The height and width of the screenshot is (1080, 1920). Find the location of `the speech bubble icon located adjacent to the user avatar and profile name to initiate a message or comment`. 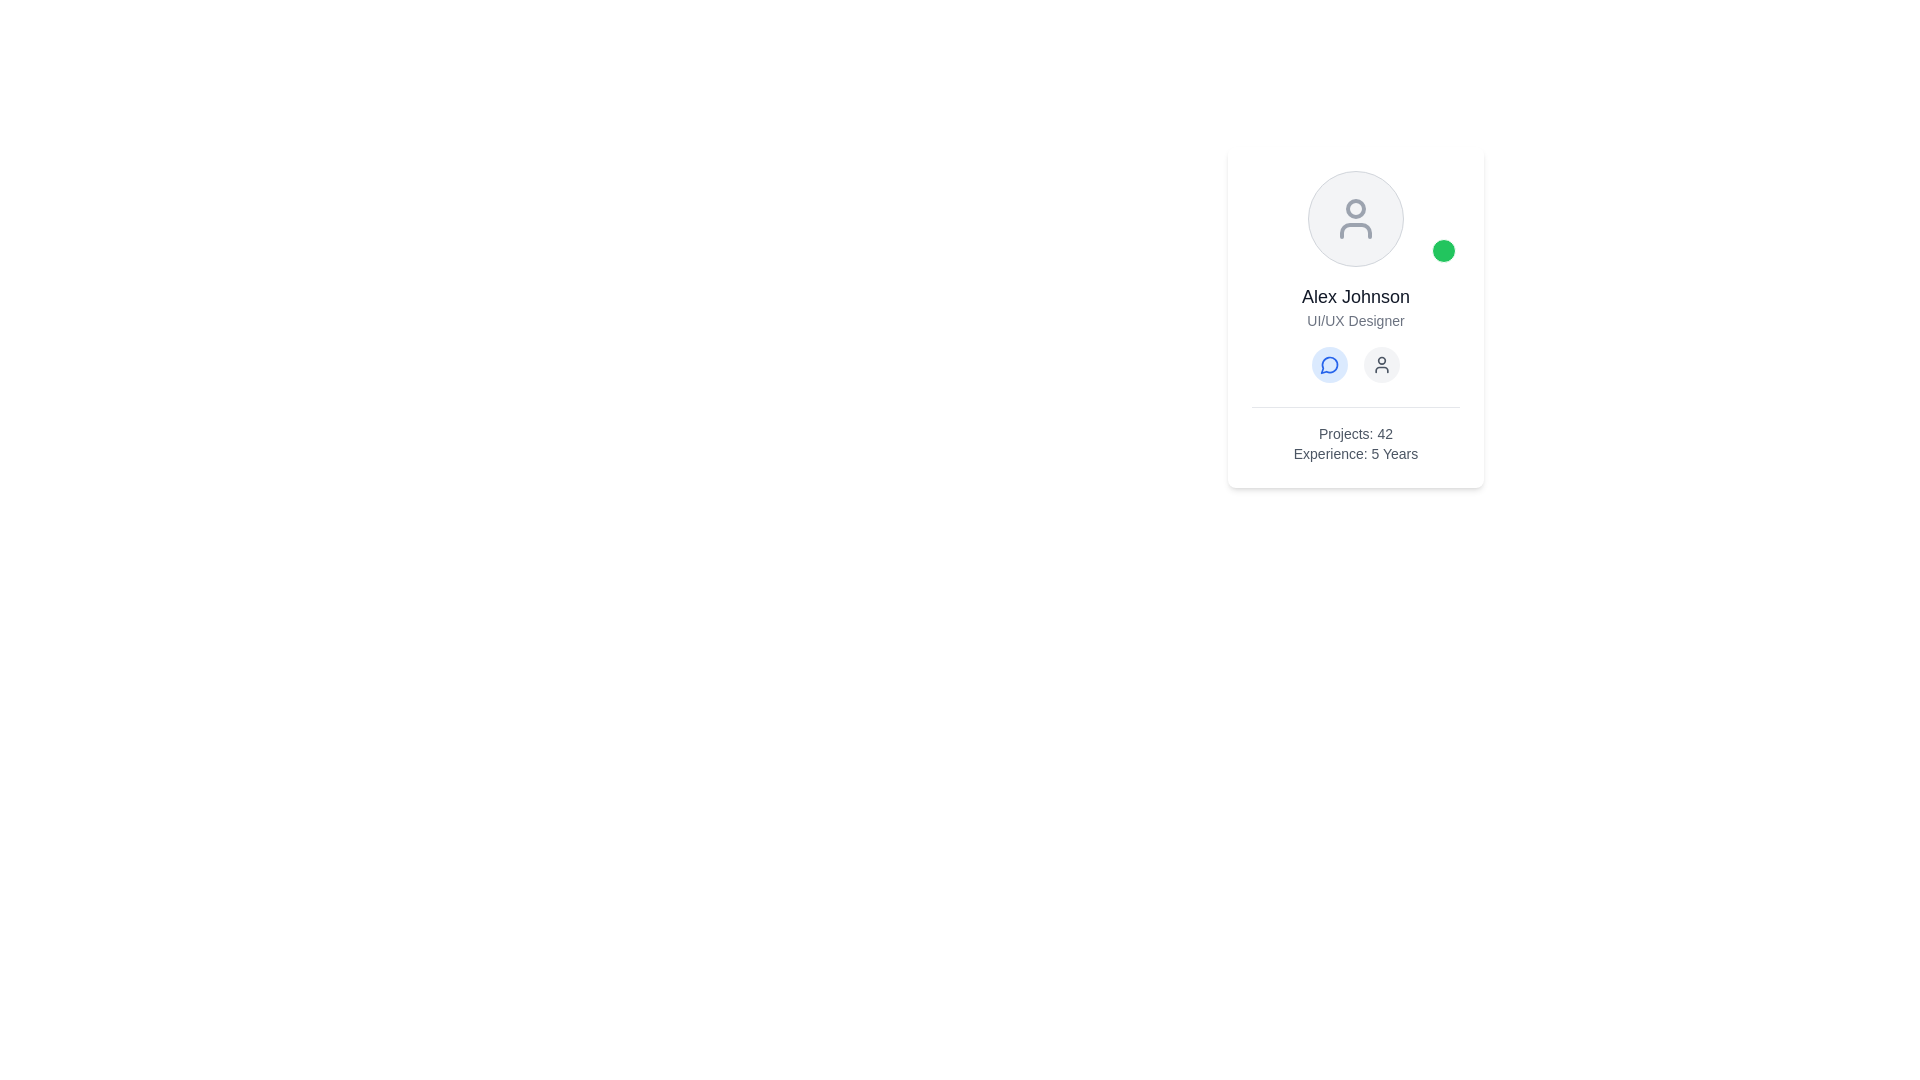

the speech bubble icon located adjacent to the user avatar and profile name to initiate a message or comment is located at coordinates (1329, 365).